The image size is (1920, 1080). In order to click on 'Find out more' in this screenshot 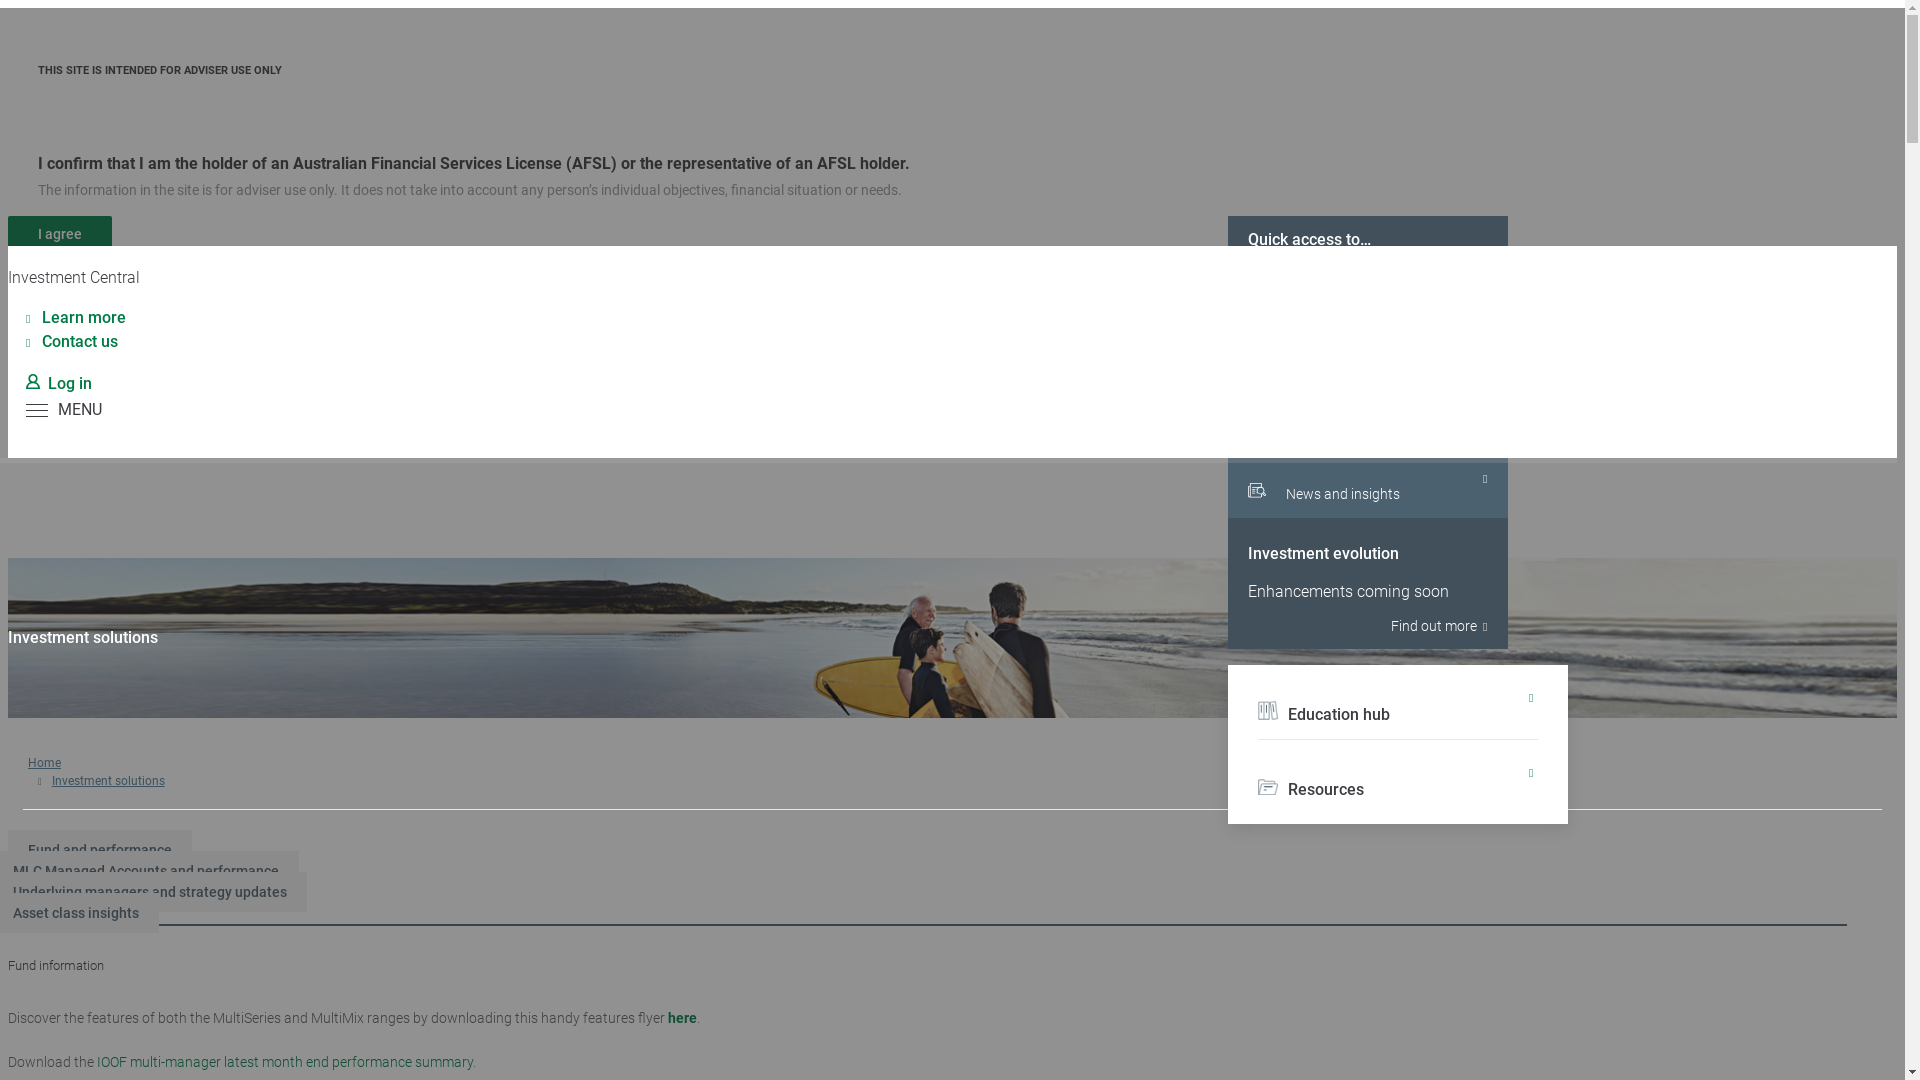, I will do `click(1367, 625)`.